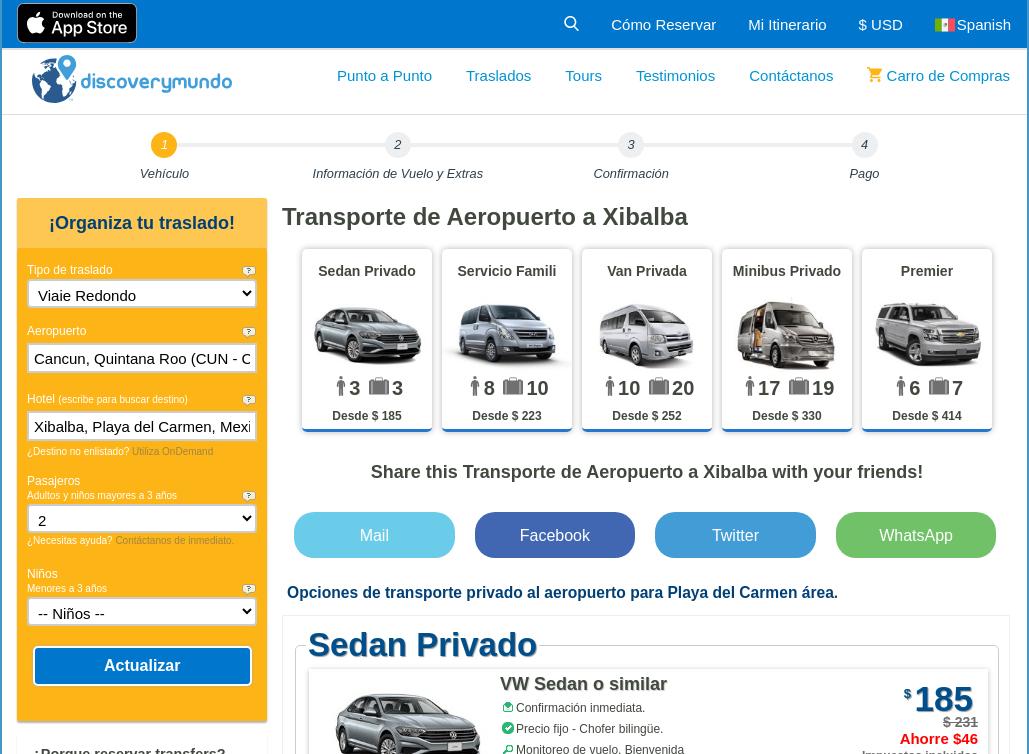  I want to click on '.', so click(834, 591).